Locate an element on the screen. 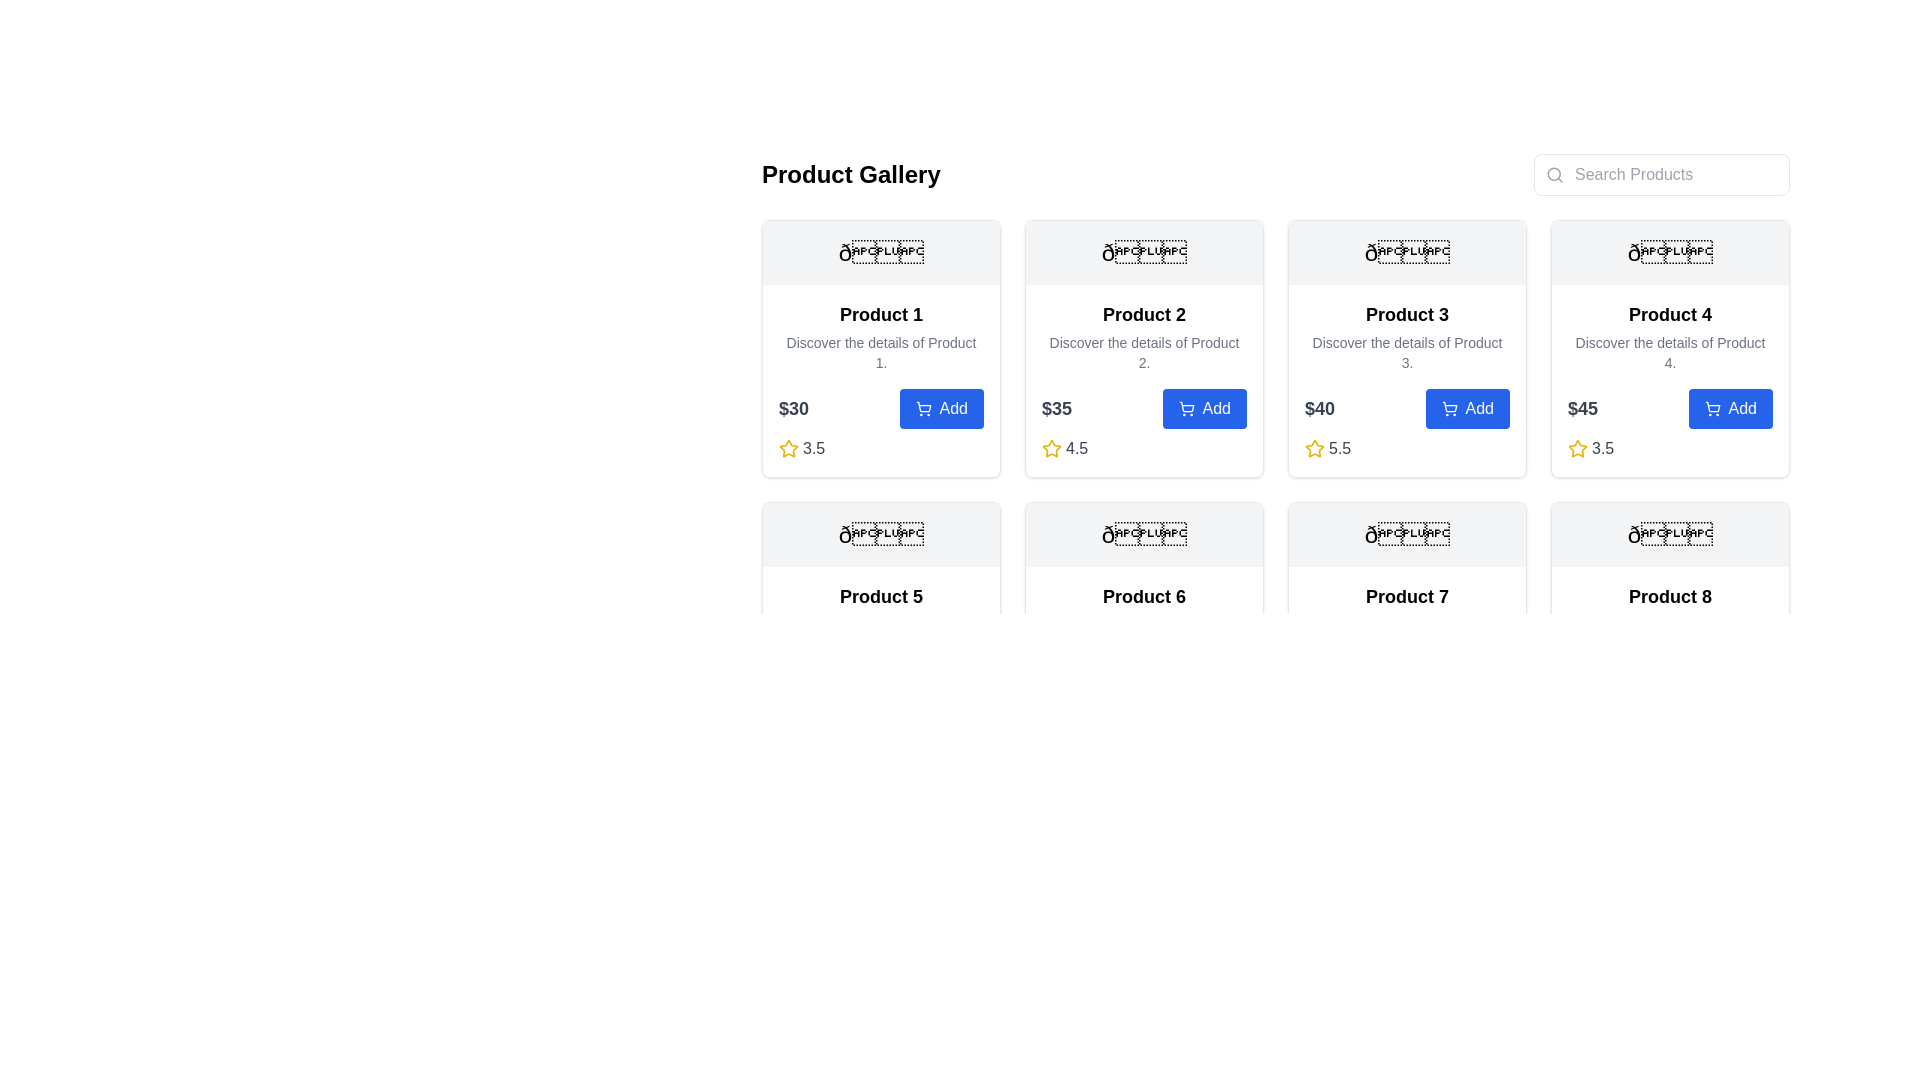 This screenshot has width=1920, height=1080. text label displaying the rating value '3.5' located to the right of the yellow star icon in the bottom-left corner of the 'Product 4' card is located at coordinates (1603, 447).